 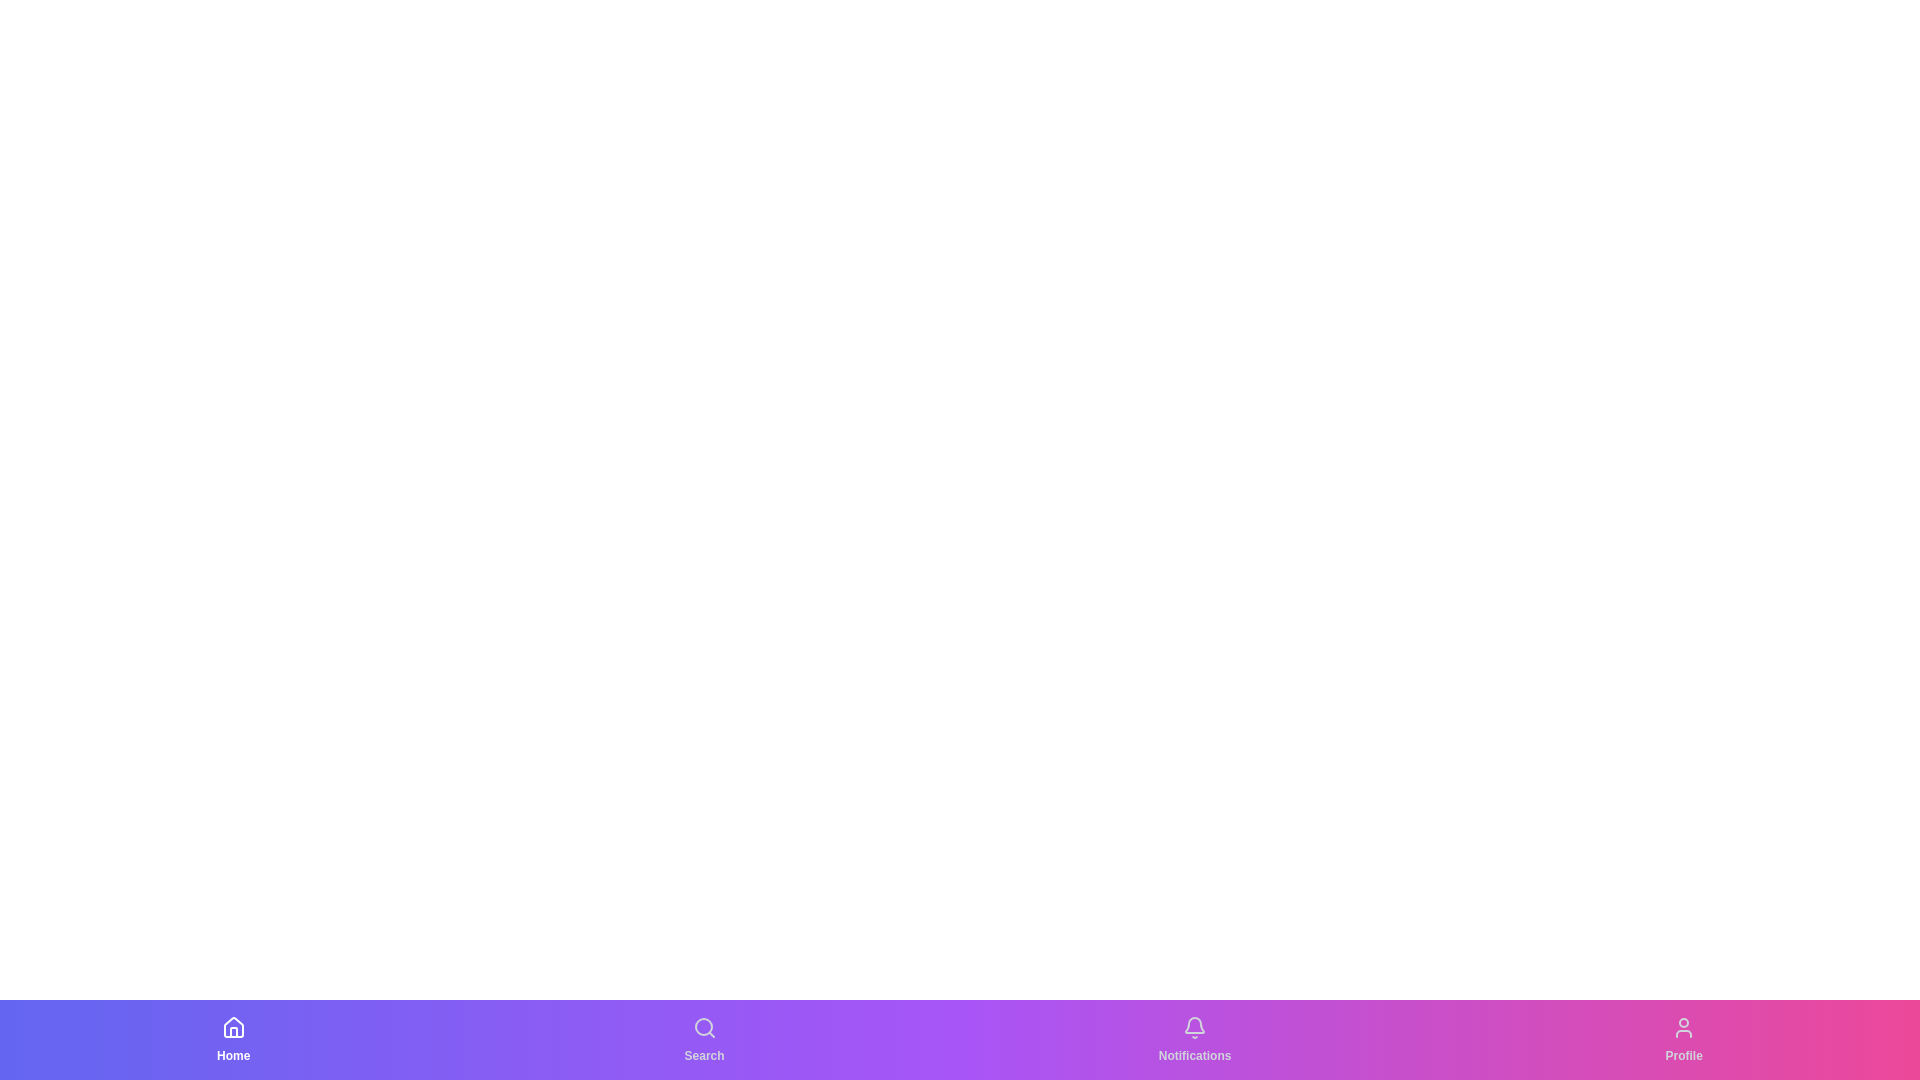 I want to click on the tab labeled Profile to view its tooltip, so click(x=1683, y=1039).